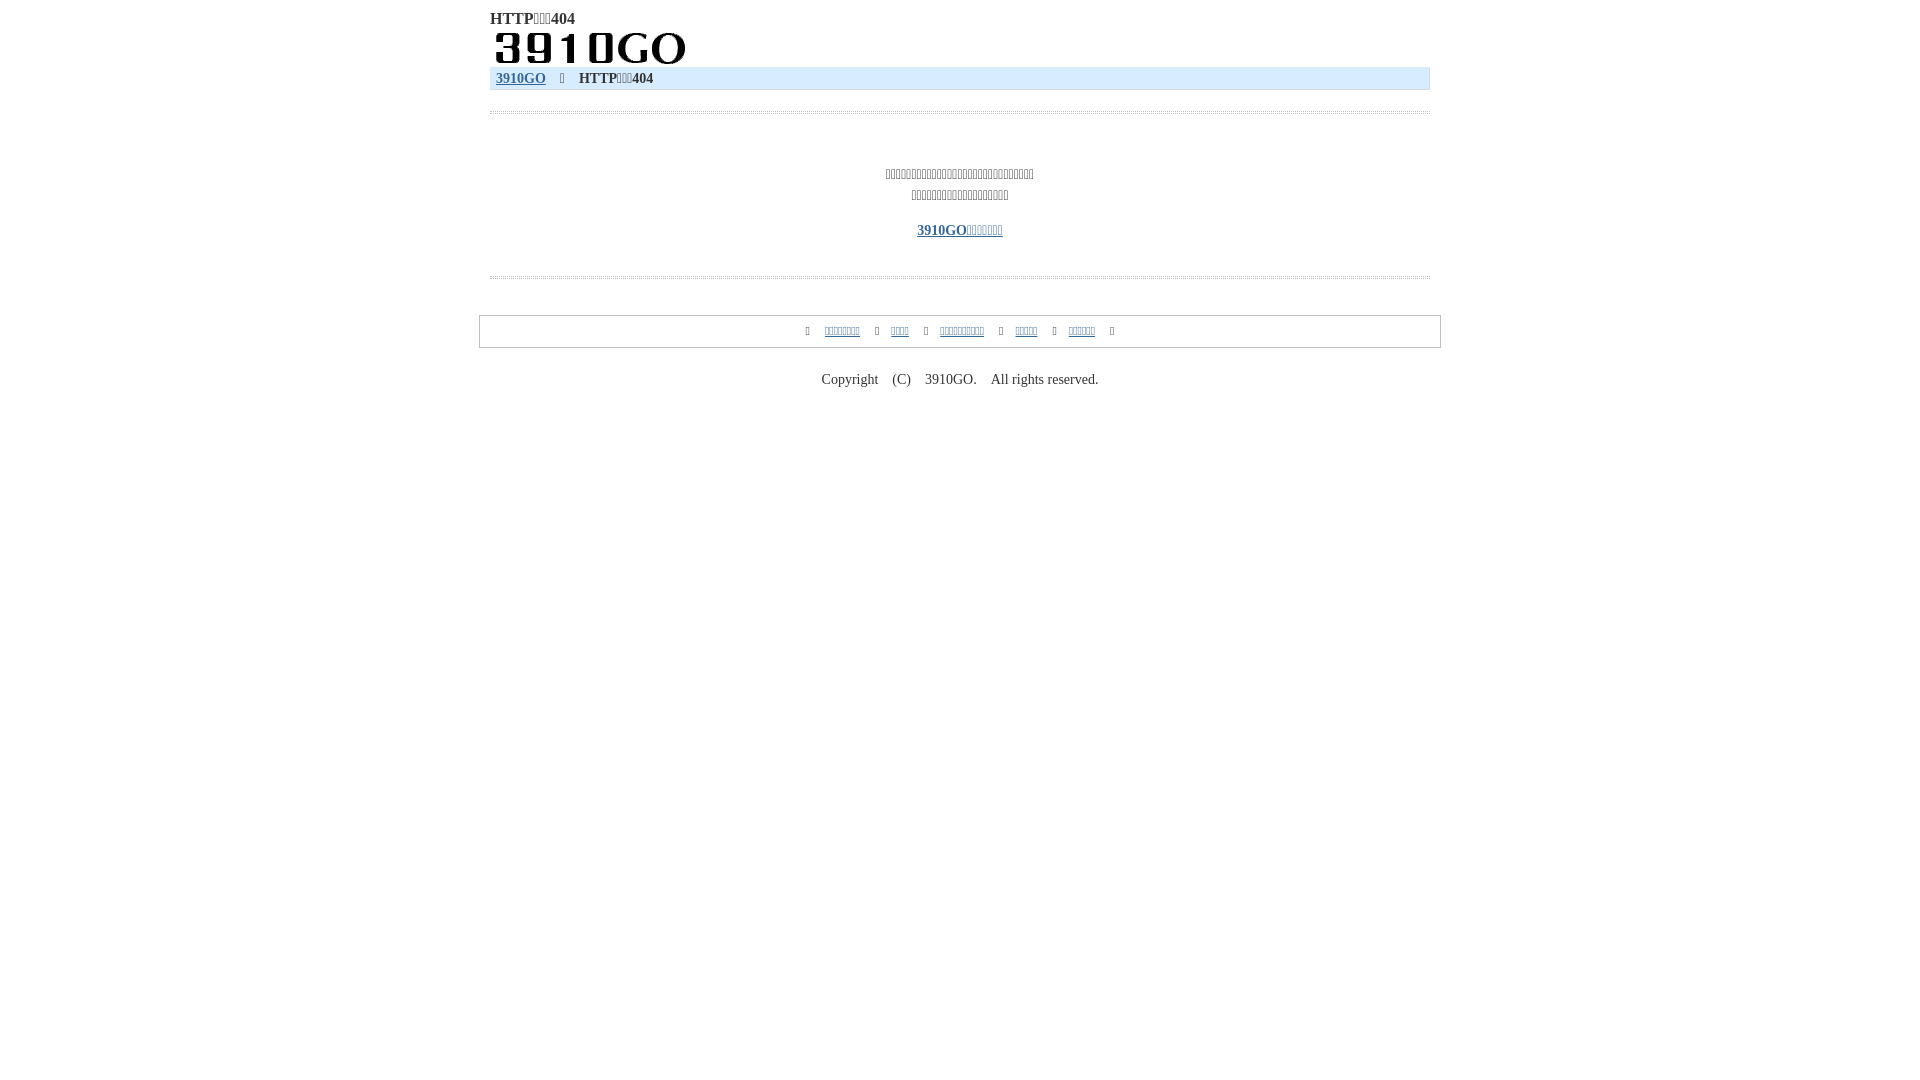 This screenshot has height=1080, width=1920. What do you see at coordinates (521, 77) in the screenshot?
I see `'3910GO'` at bounding box center [521, 77].